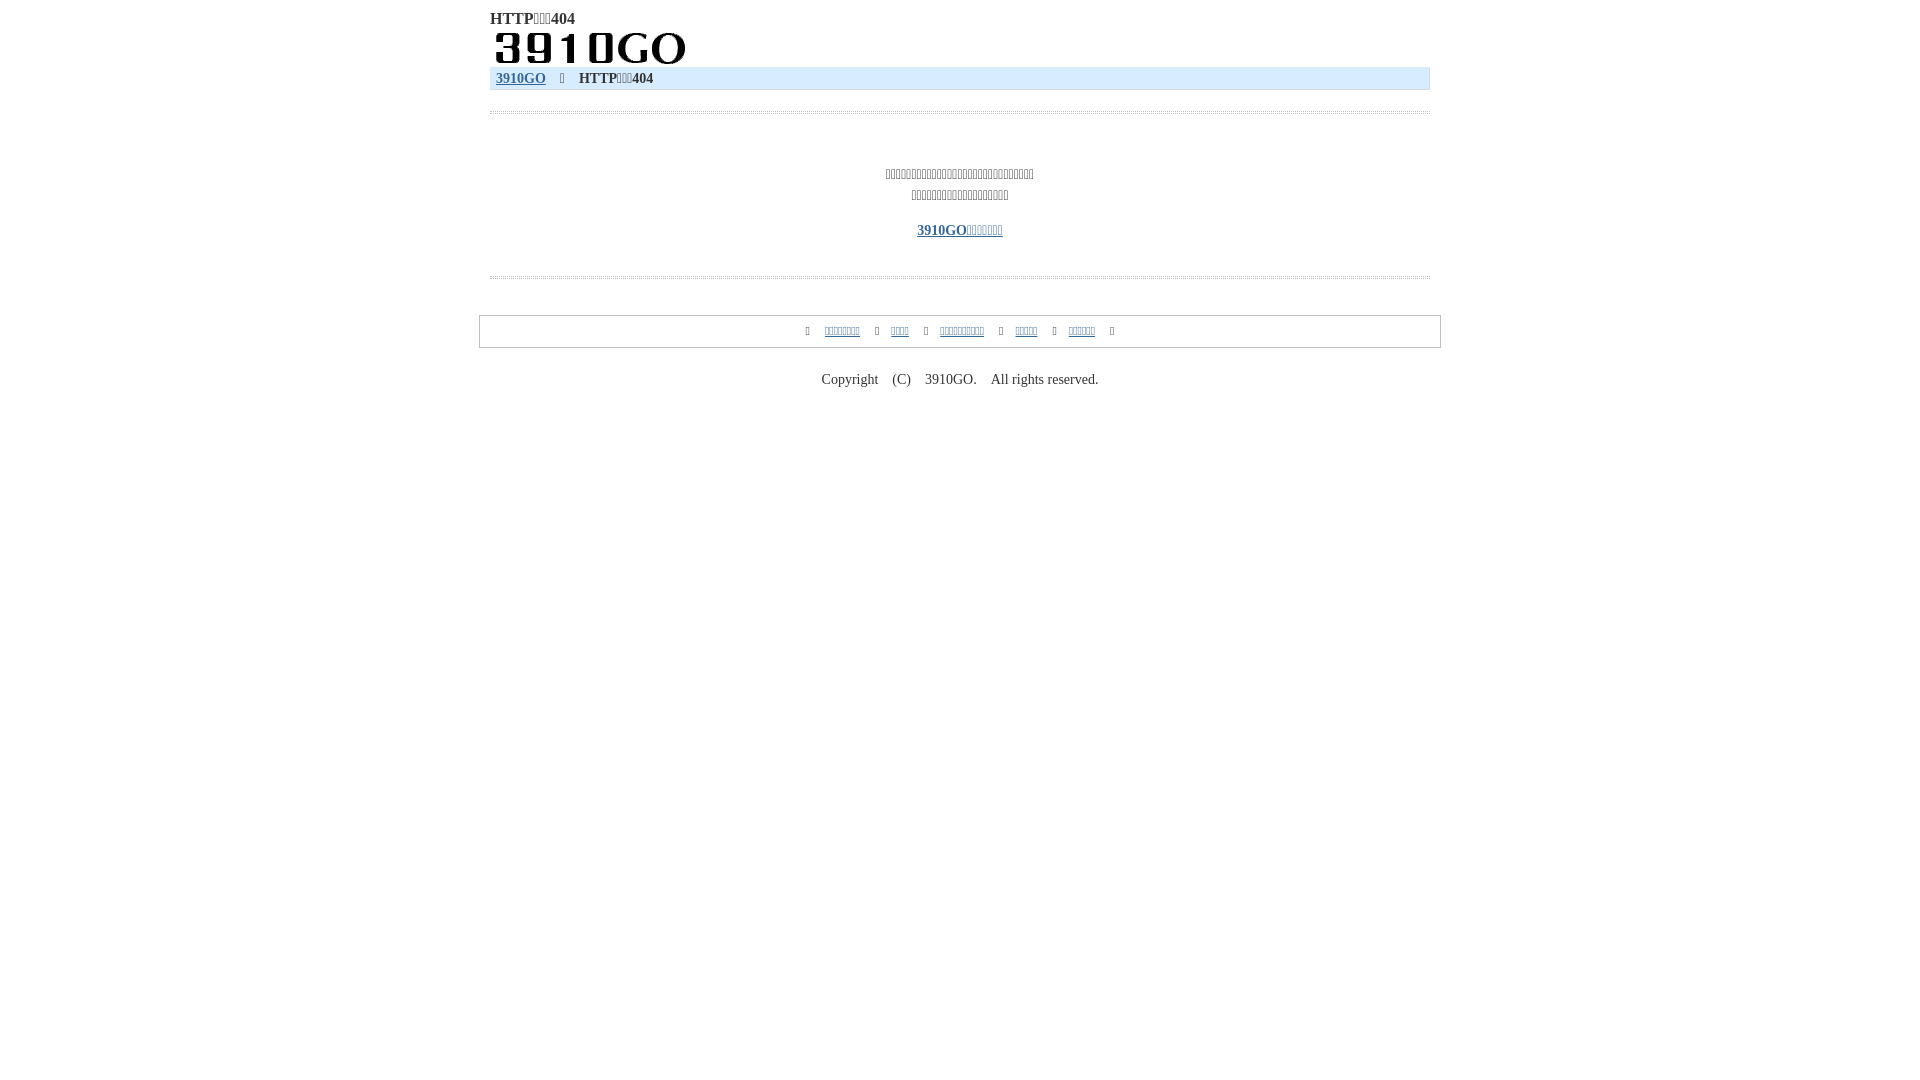 This screenshot has height=1080, width=1920. What do you see at coordinates (521, 77) in the screenshot?
I see `'3910GO'` at bounding box center [521, 77].